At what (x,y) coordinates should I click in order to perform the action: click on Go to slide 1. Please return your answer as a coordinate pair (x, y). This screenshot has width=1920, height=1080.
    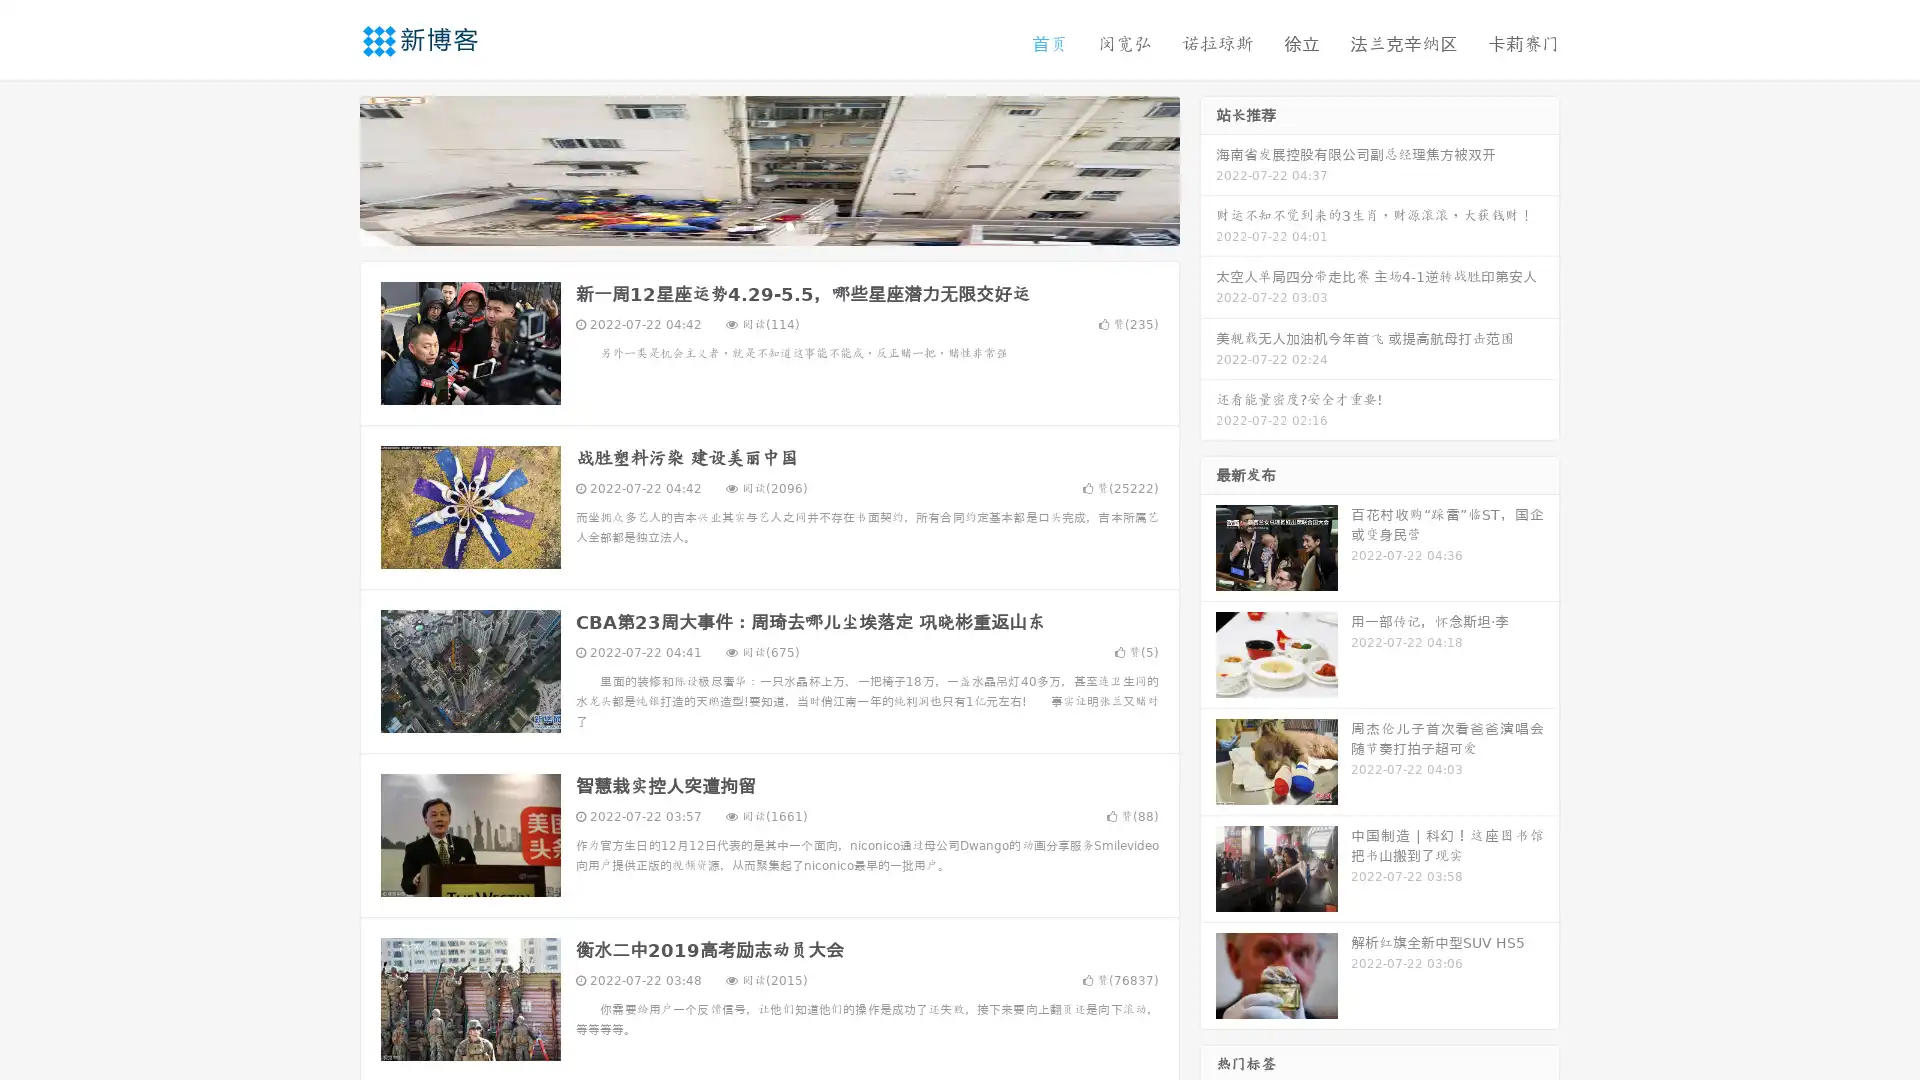
    Looking at the image, I should click on (748, 225).